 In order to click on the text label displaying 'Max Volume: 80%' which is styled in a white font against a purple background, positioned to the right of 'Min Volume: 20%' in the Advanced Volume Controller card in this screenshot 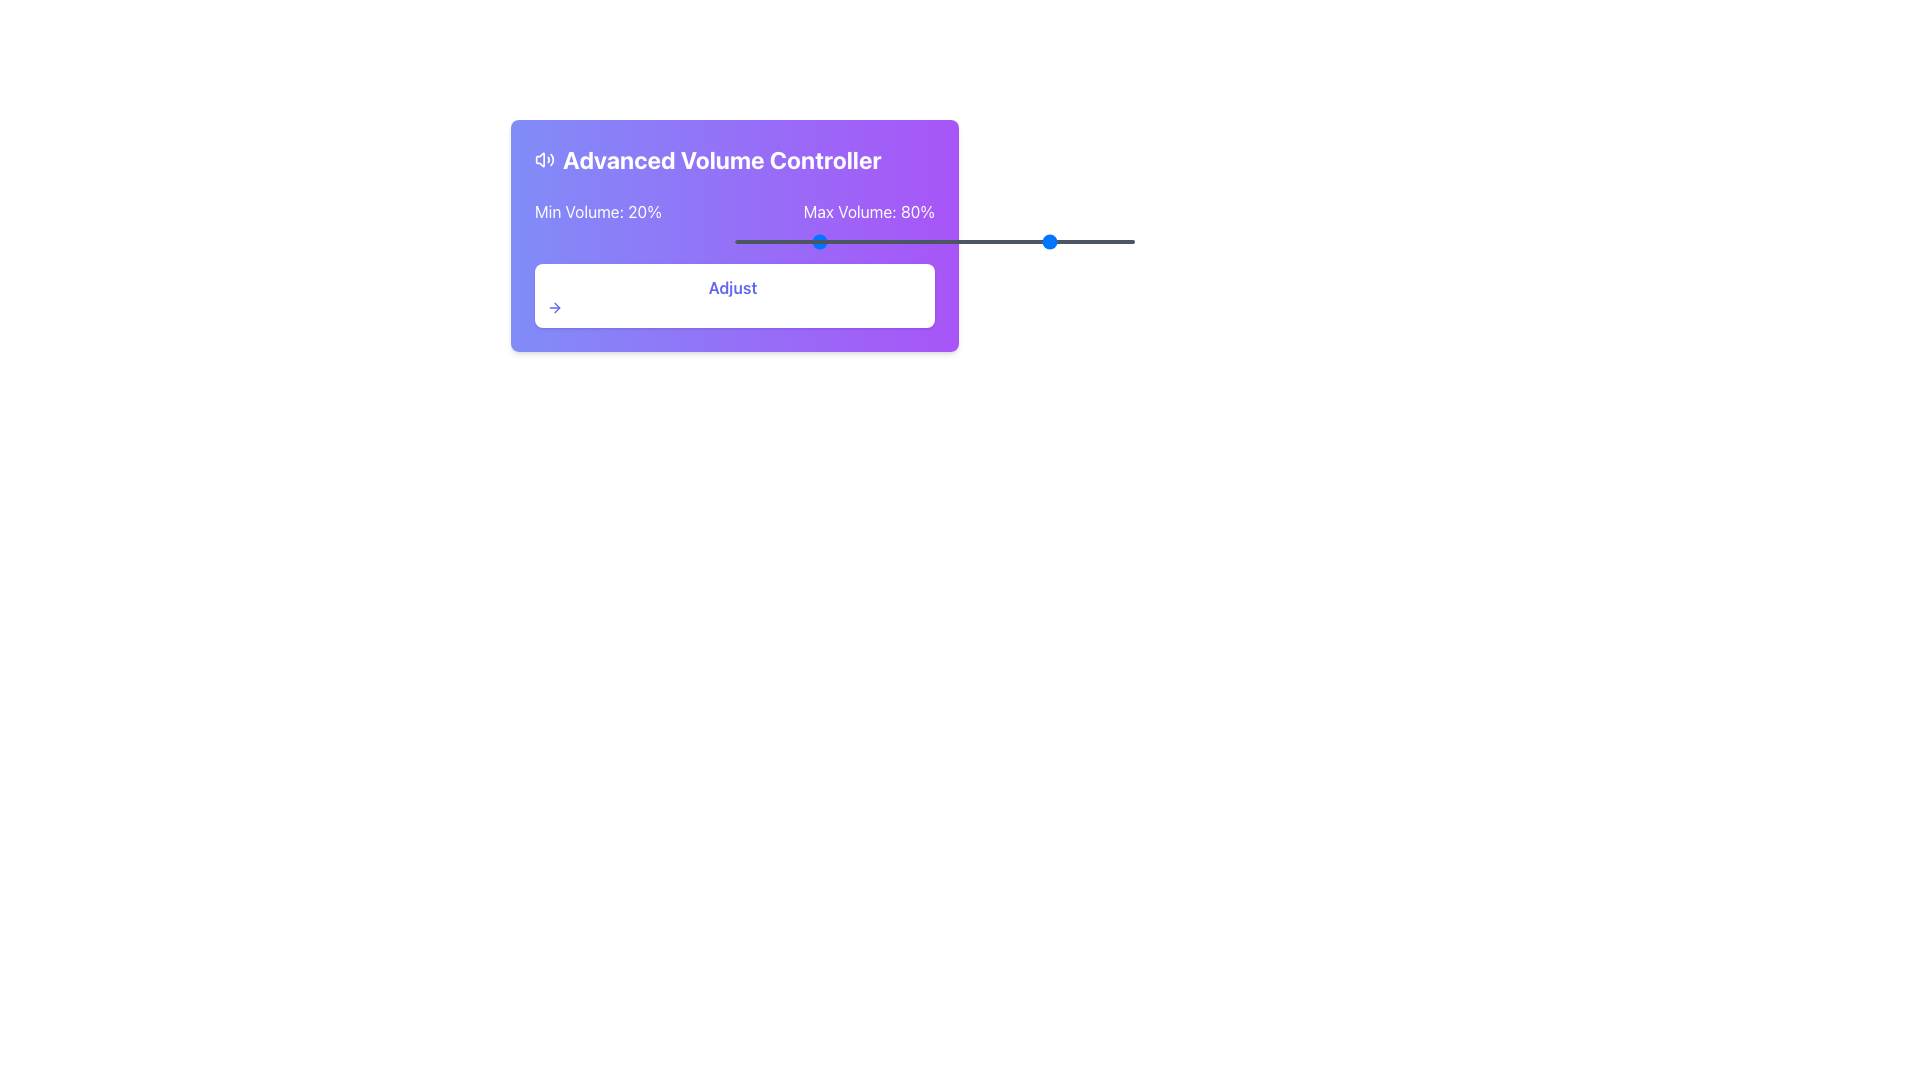, I will do `click(869, 212)`.